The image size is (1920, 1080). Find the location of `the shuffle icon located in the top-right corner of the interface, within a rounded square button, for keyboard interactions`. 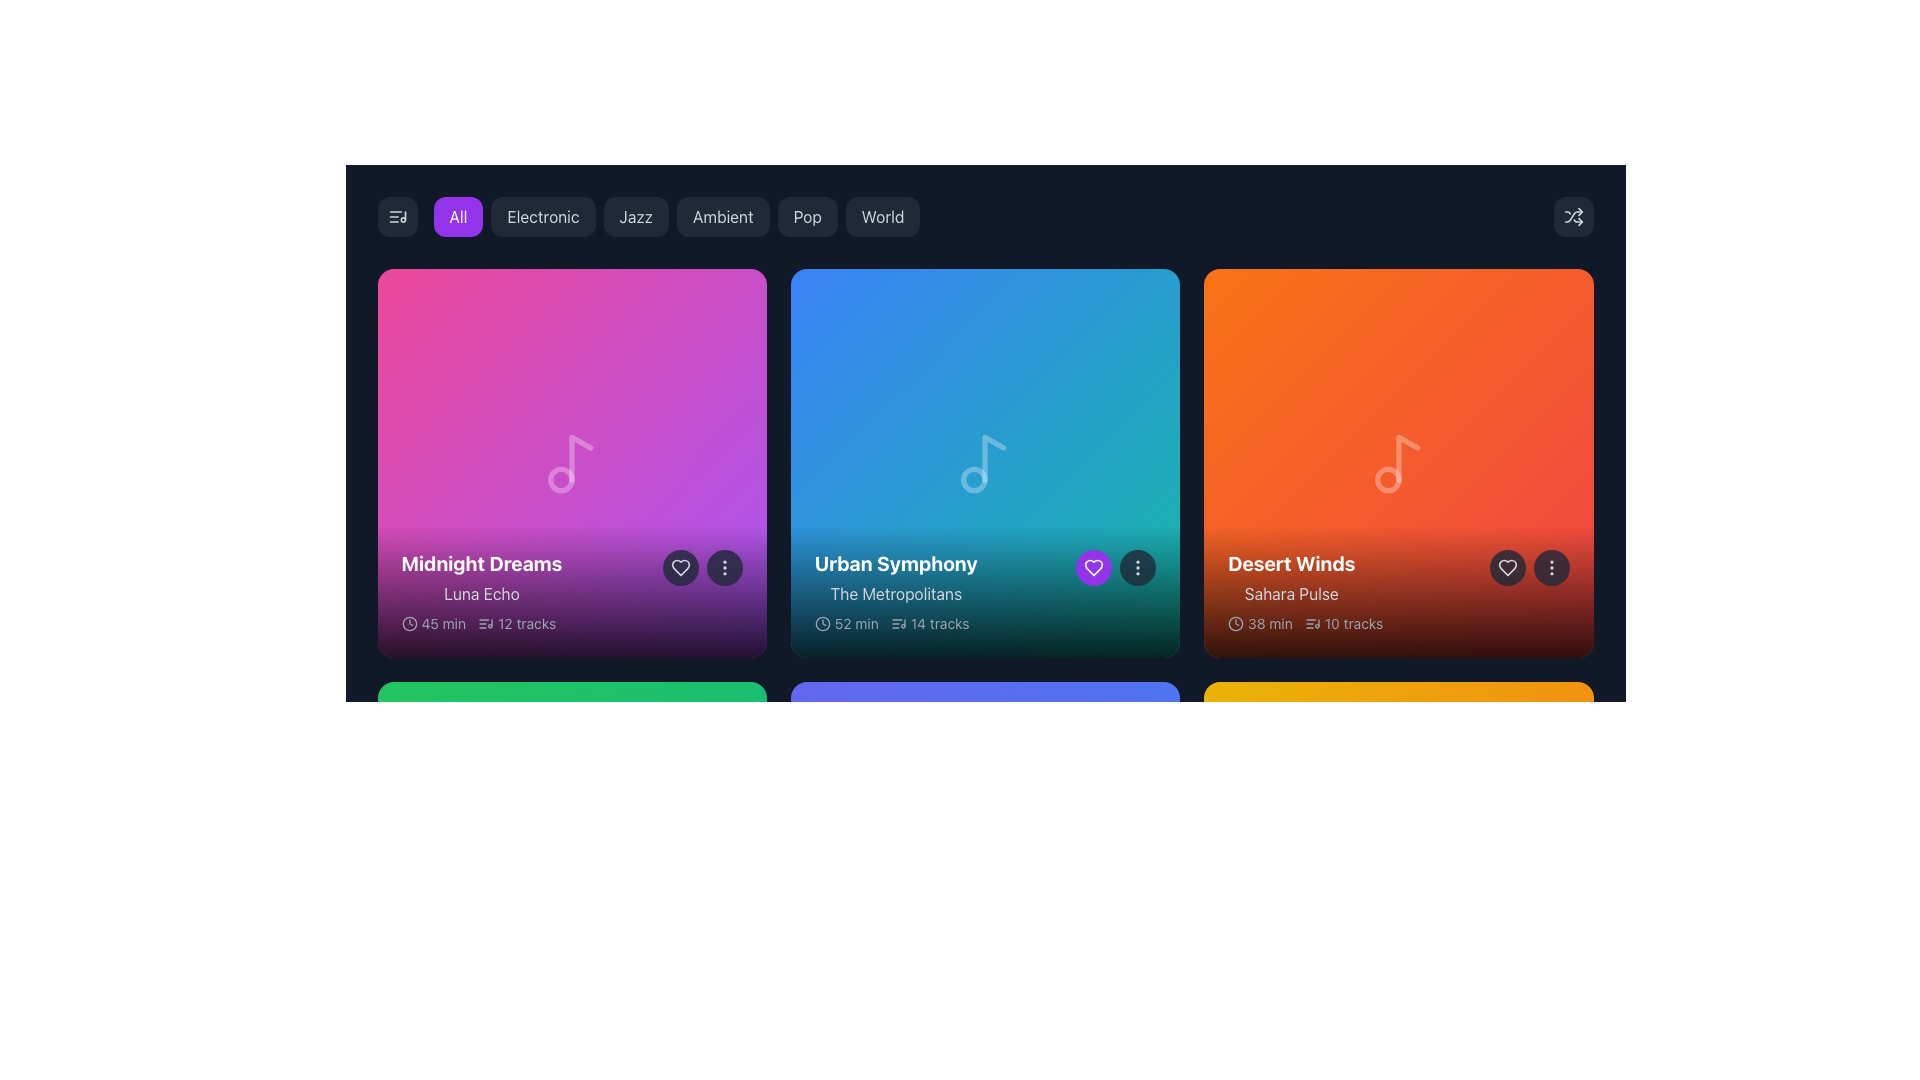

the shuffle icon located in the top-right corner of the interface, within a rounded square button, for keyboard interactions is located at coordinates (1572, 216).